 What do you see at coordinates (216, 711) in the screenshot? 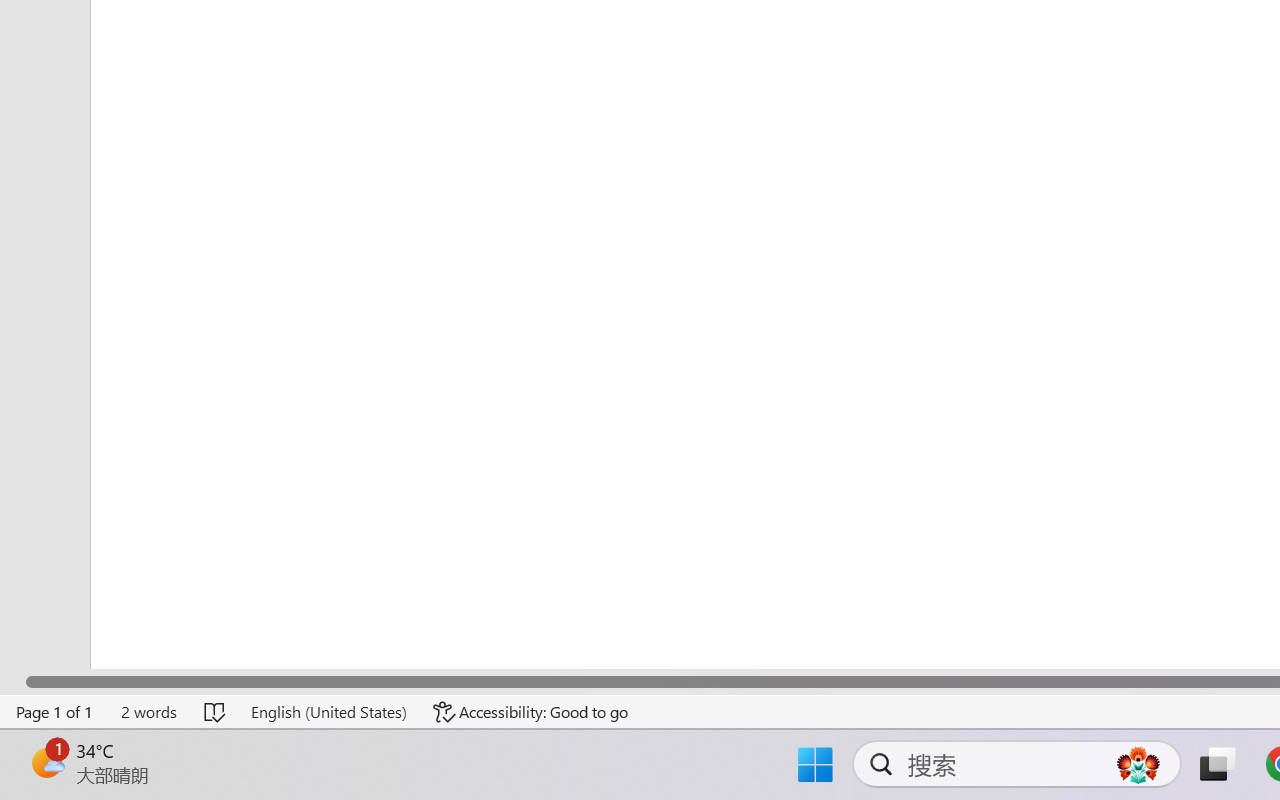
I see `'Spelling and Grammar Check No Errors'` at bounding box center [216, 711].